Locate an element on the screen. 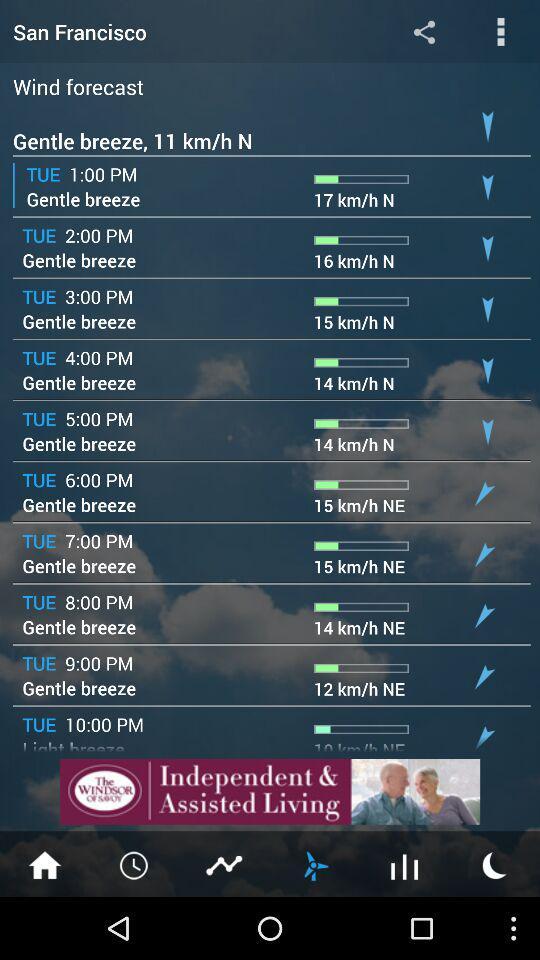  open android settings is located at coordinates (423, 30).